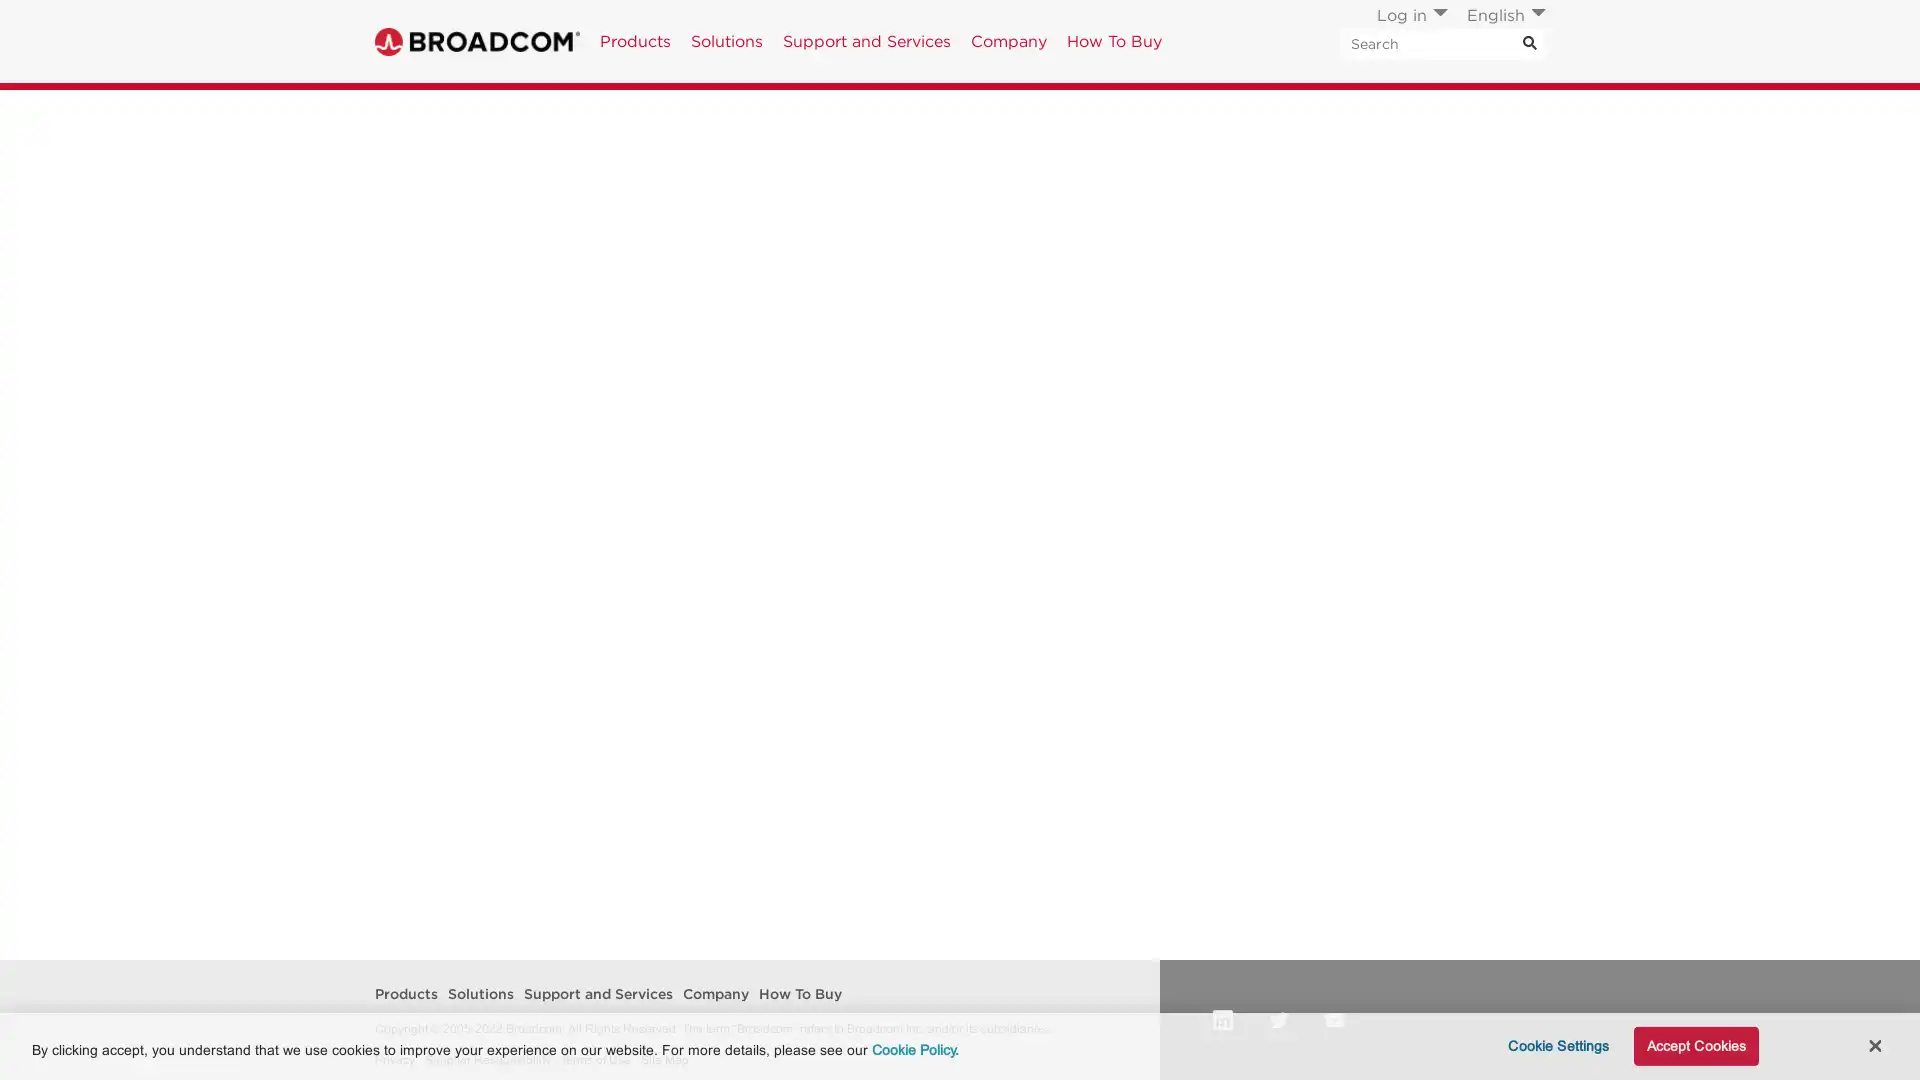 The height and width of the screenshot is (1080, 1920). I want to click on Close, so click(1873, 1044).